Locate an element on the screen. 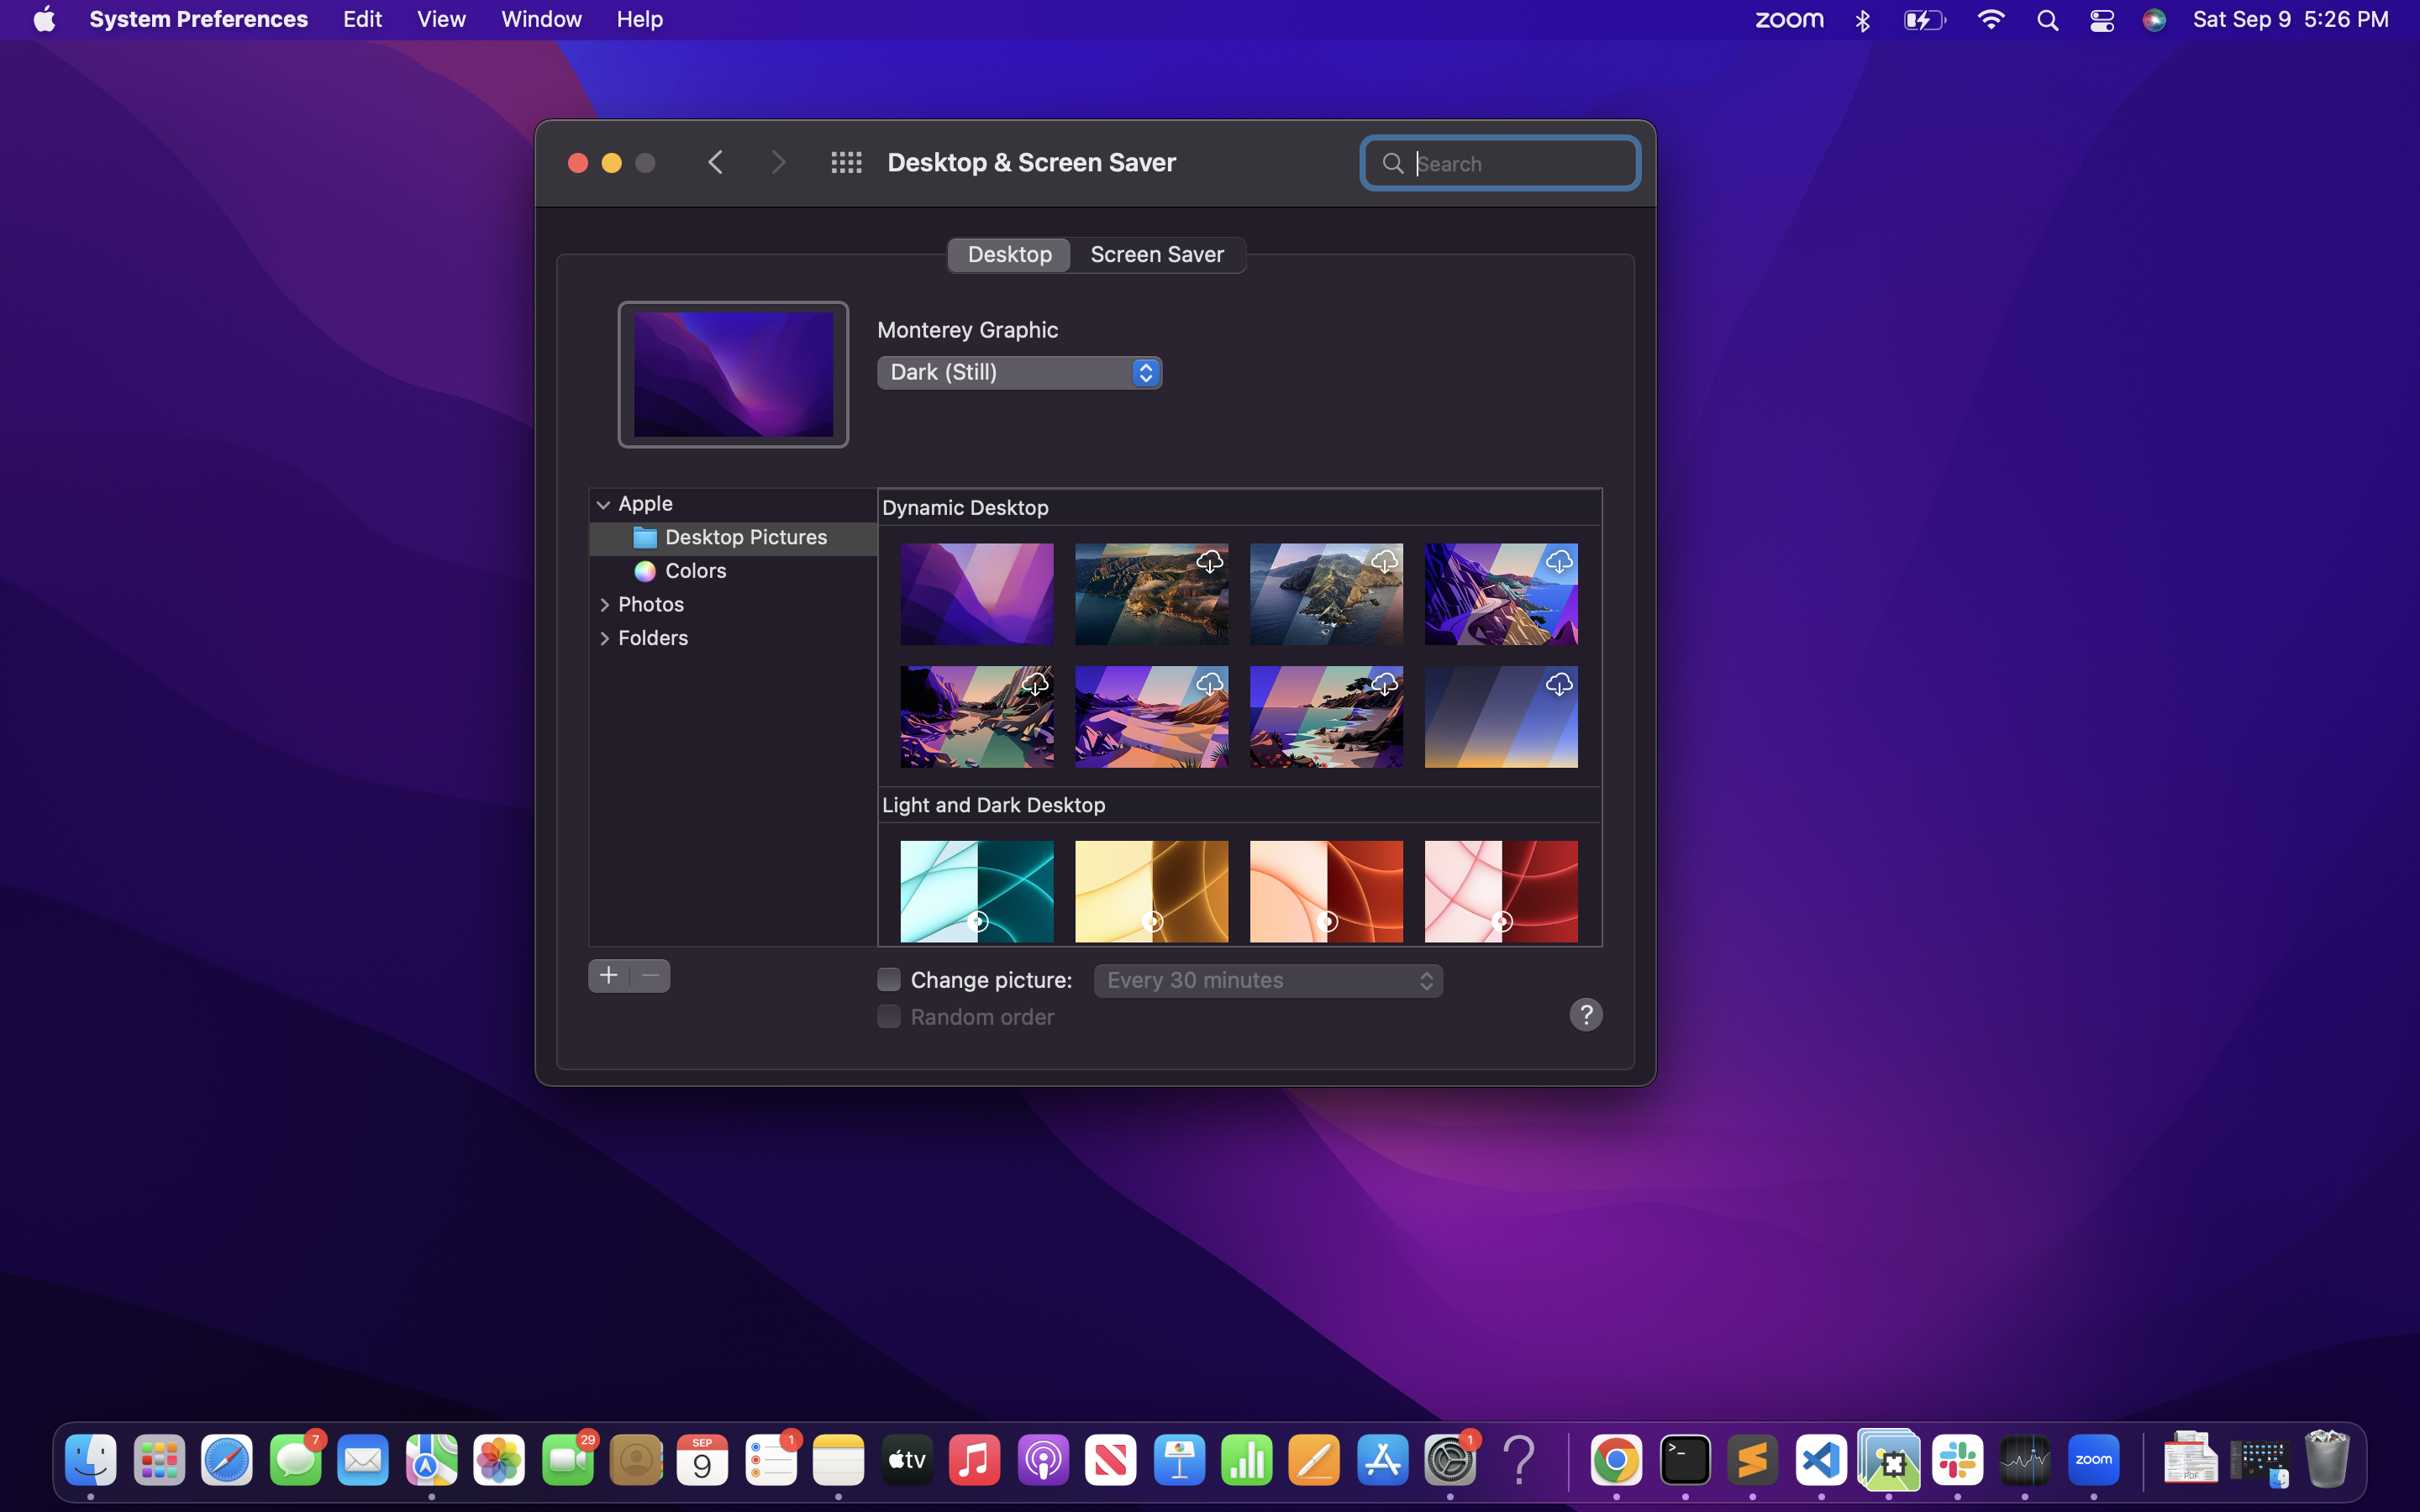 This screenshot has height=1512, width=2420. Activate the search box is located at coordinates (1500, 160).